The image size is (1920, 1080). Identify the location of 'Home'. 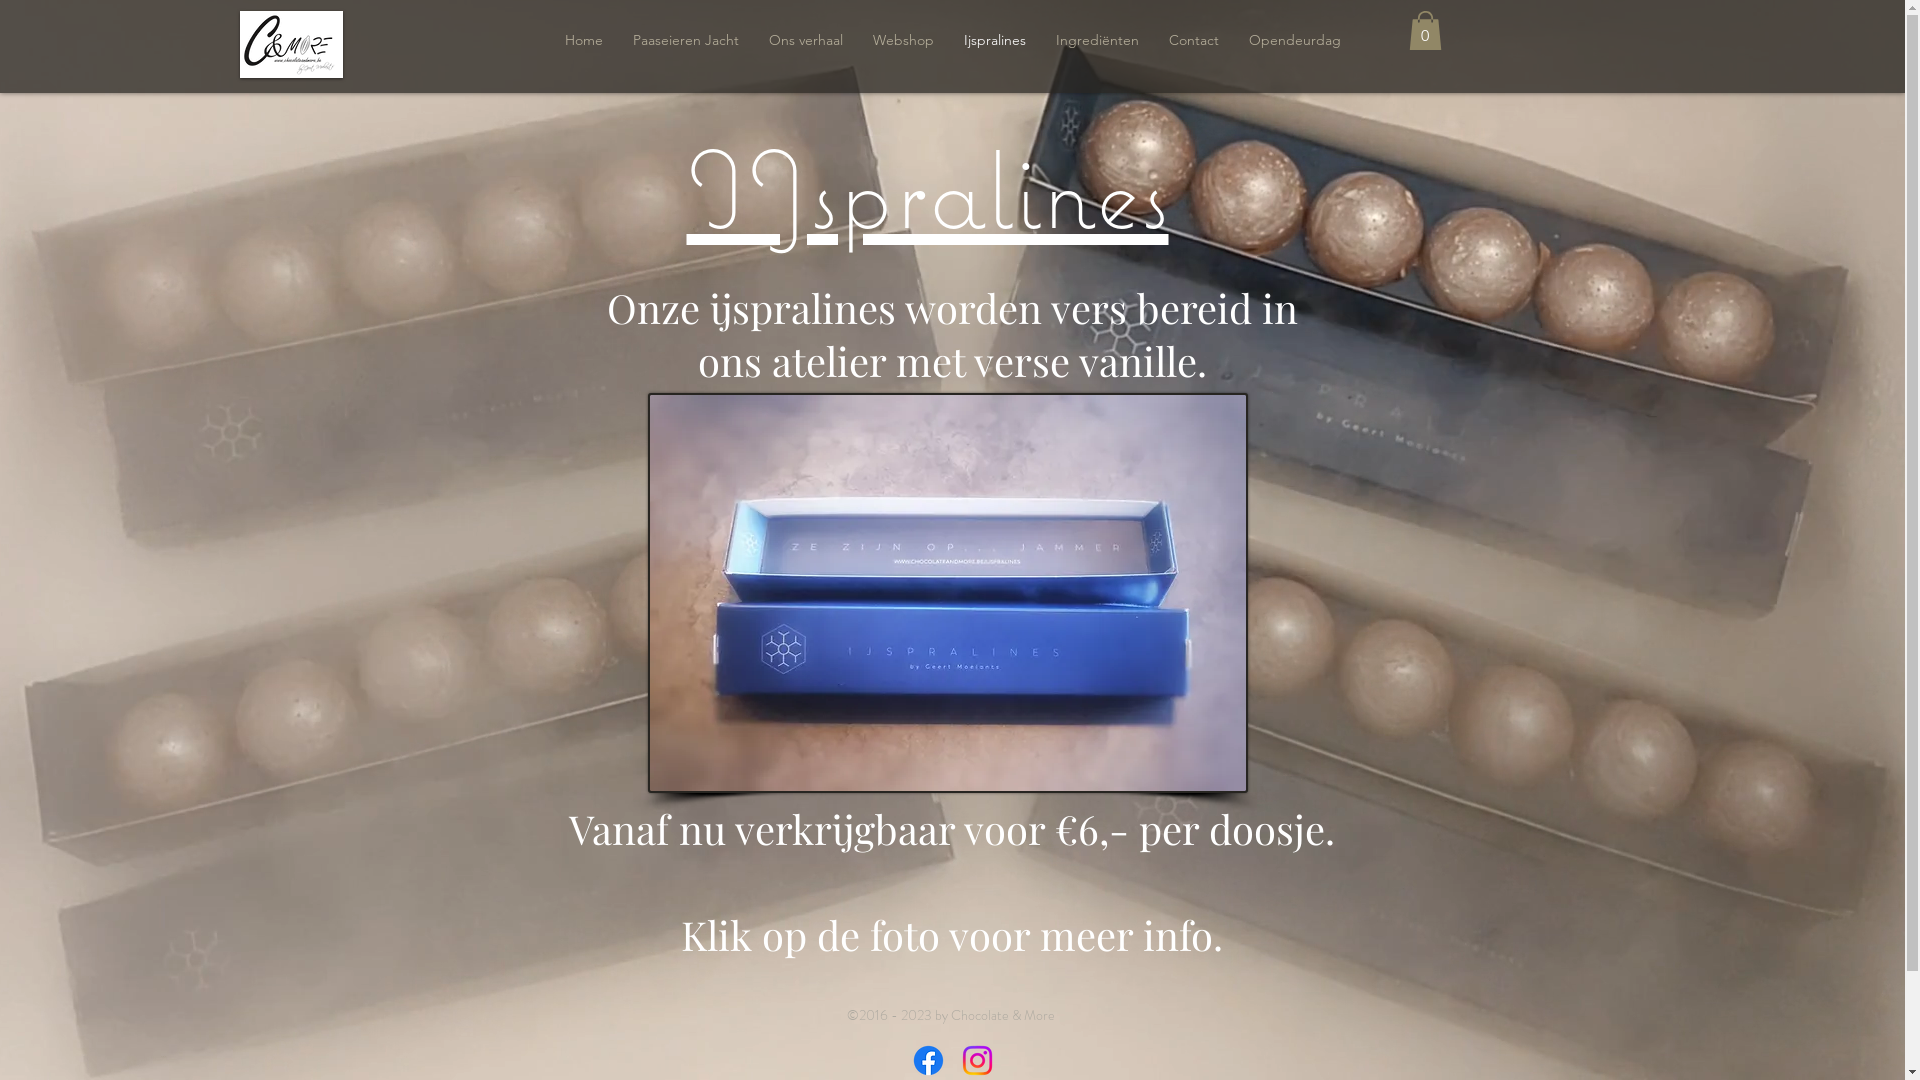
(550, 39).